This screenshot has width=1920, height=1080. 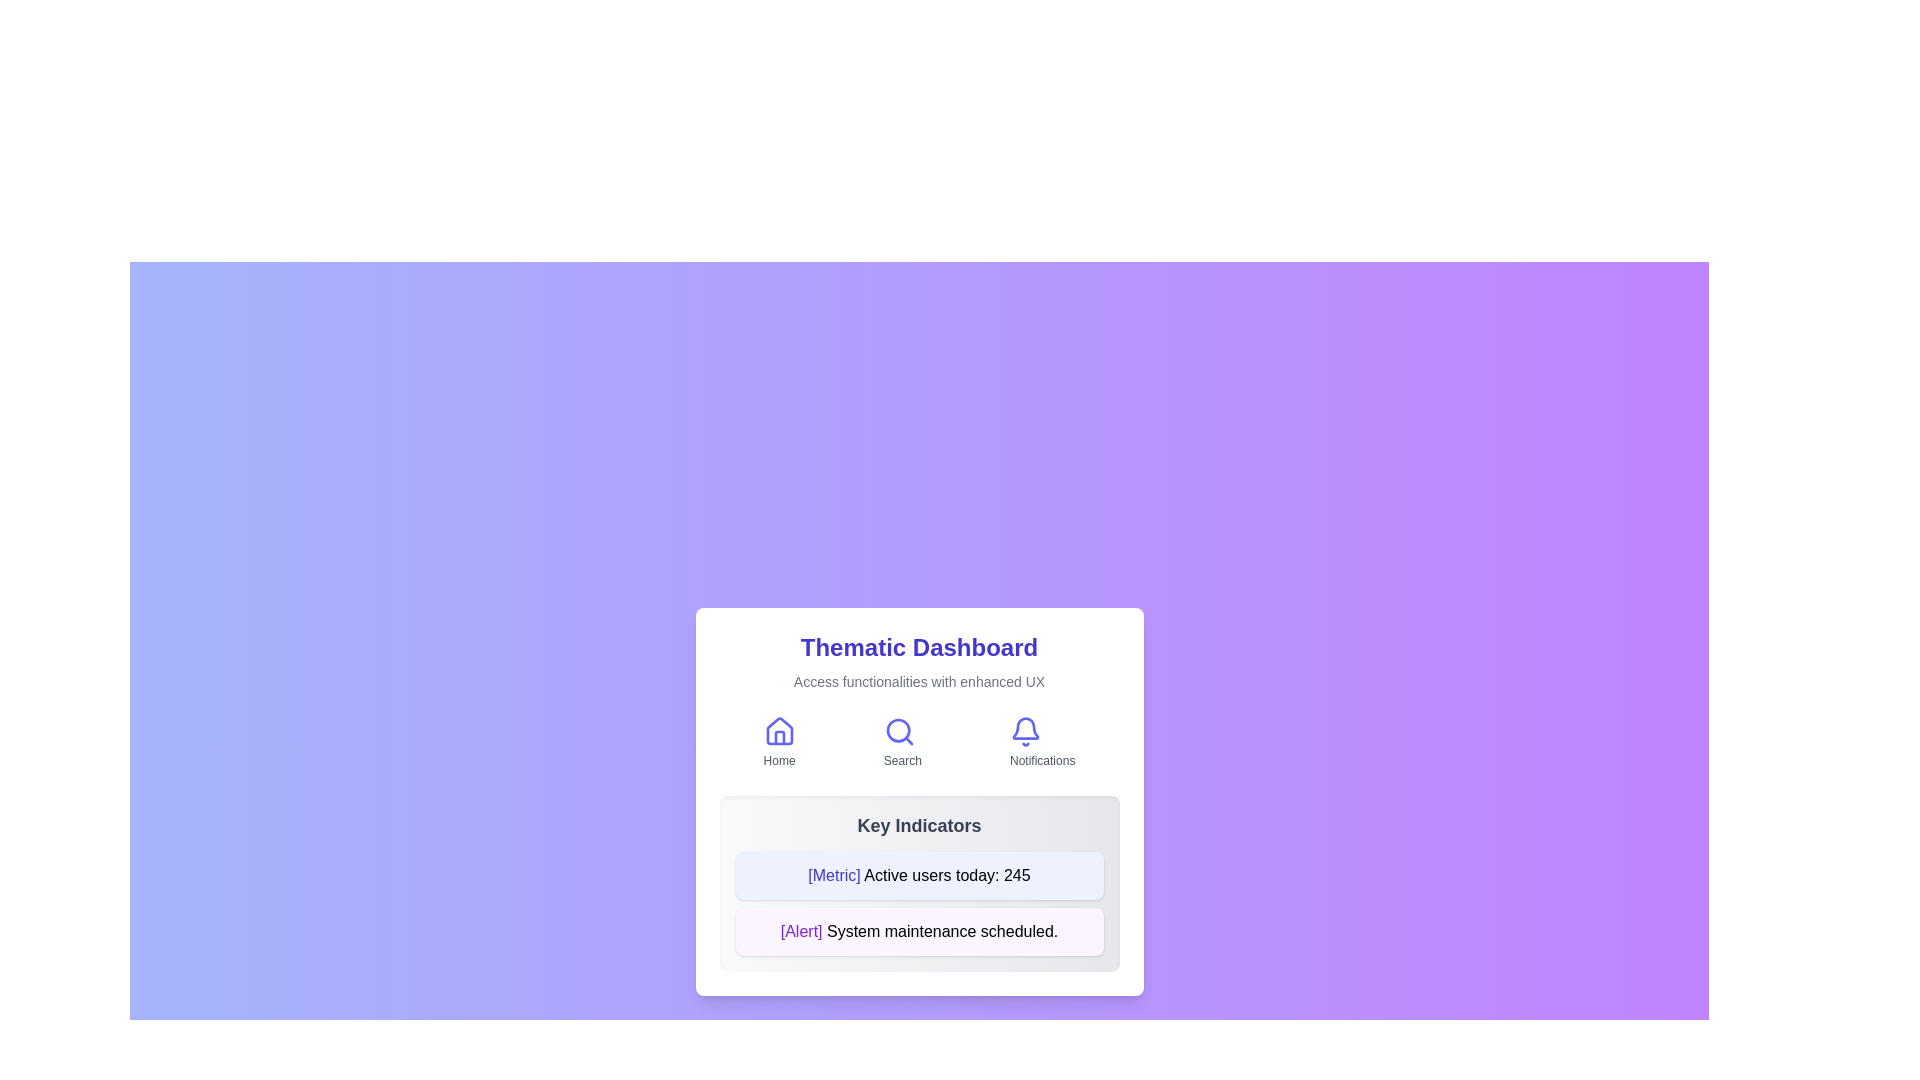 What do you see at coordinates (778, 732) in the screenshot?
I see `the house-shaped icon with a purple outline in the top-left corner of the navigation section` at bounding box center [778, 732].